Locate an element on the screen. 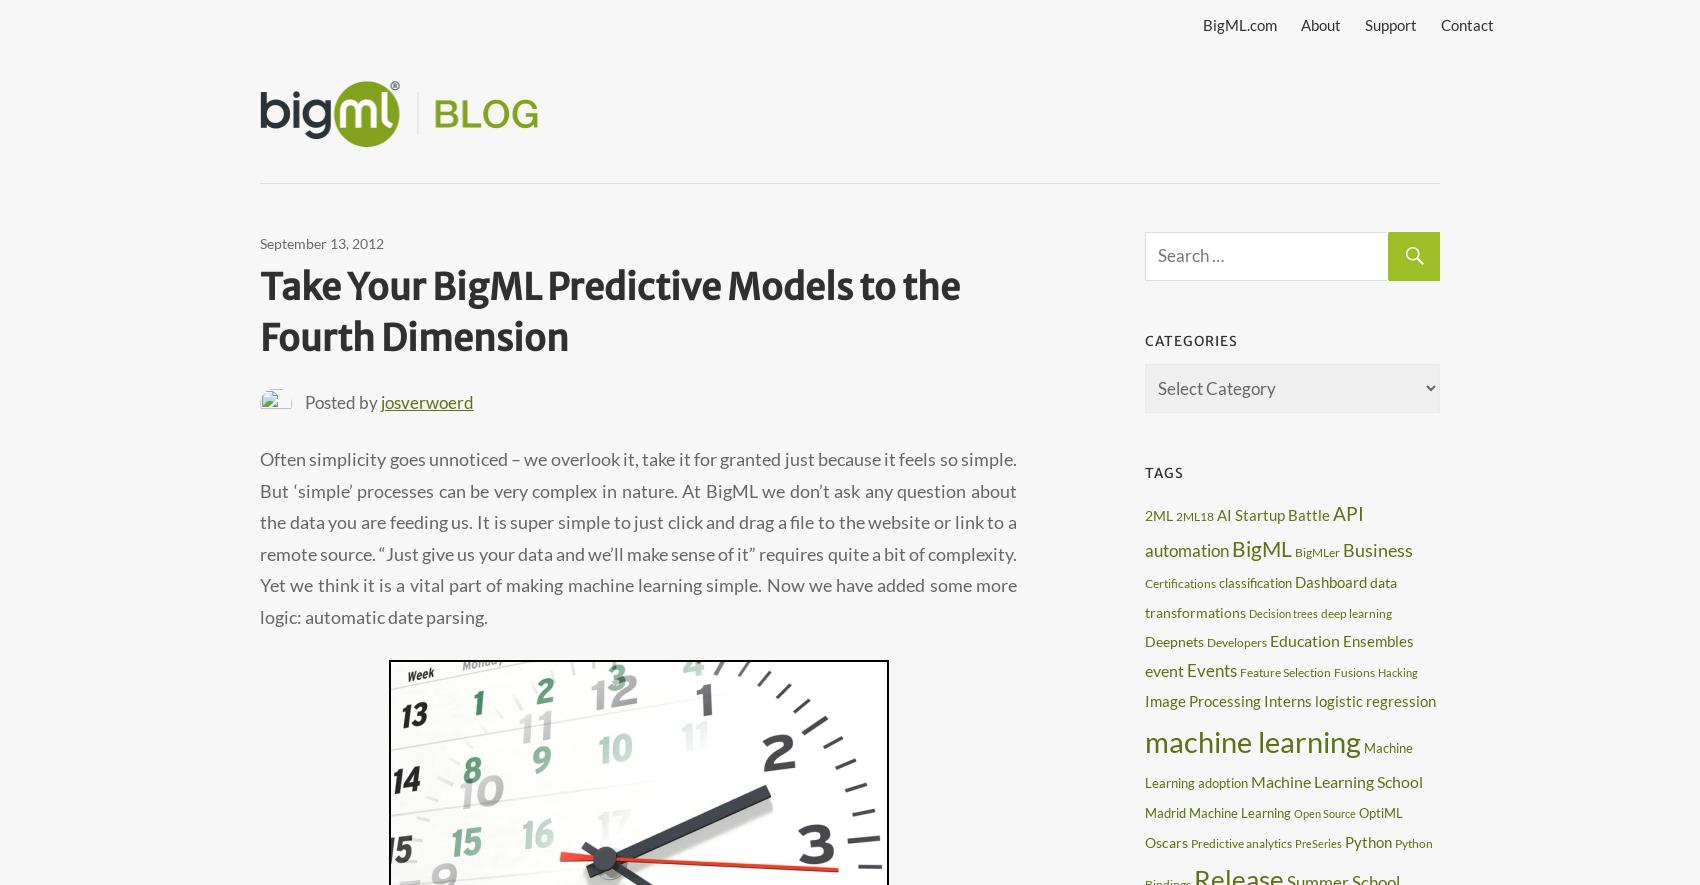 The image size is (1700, 885). 'Categories' is located at coordinates (1144, 340).